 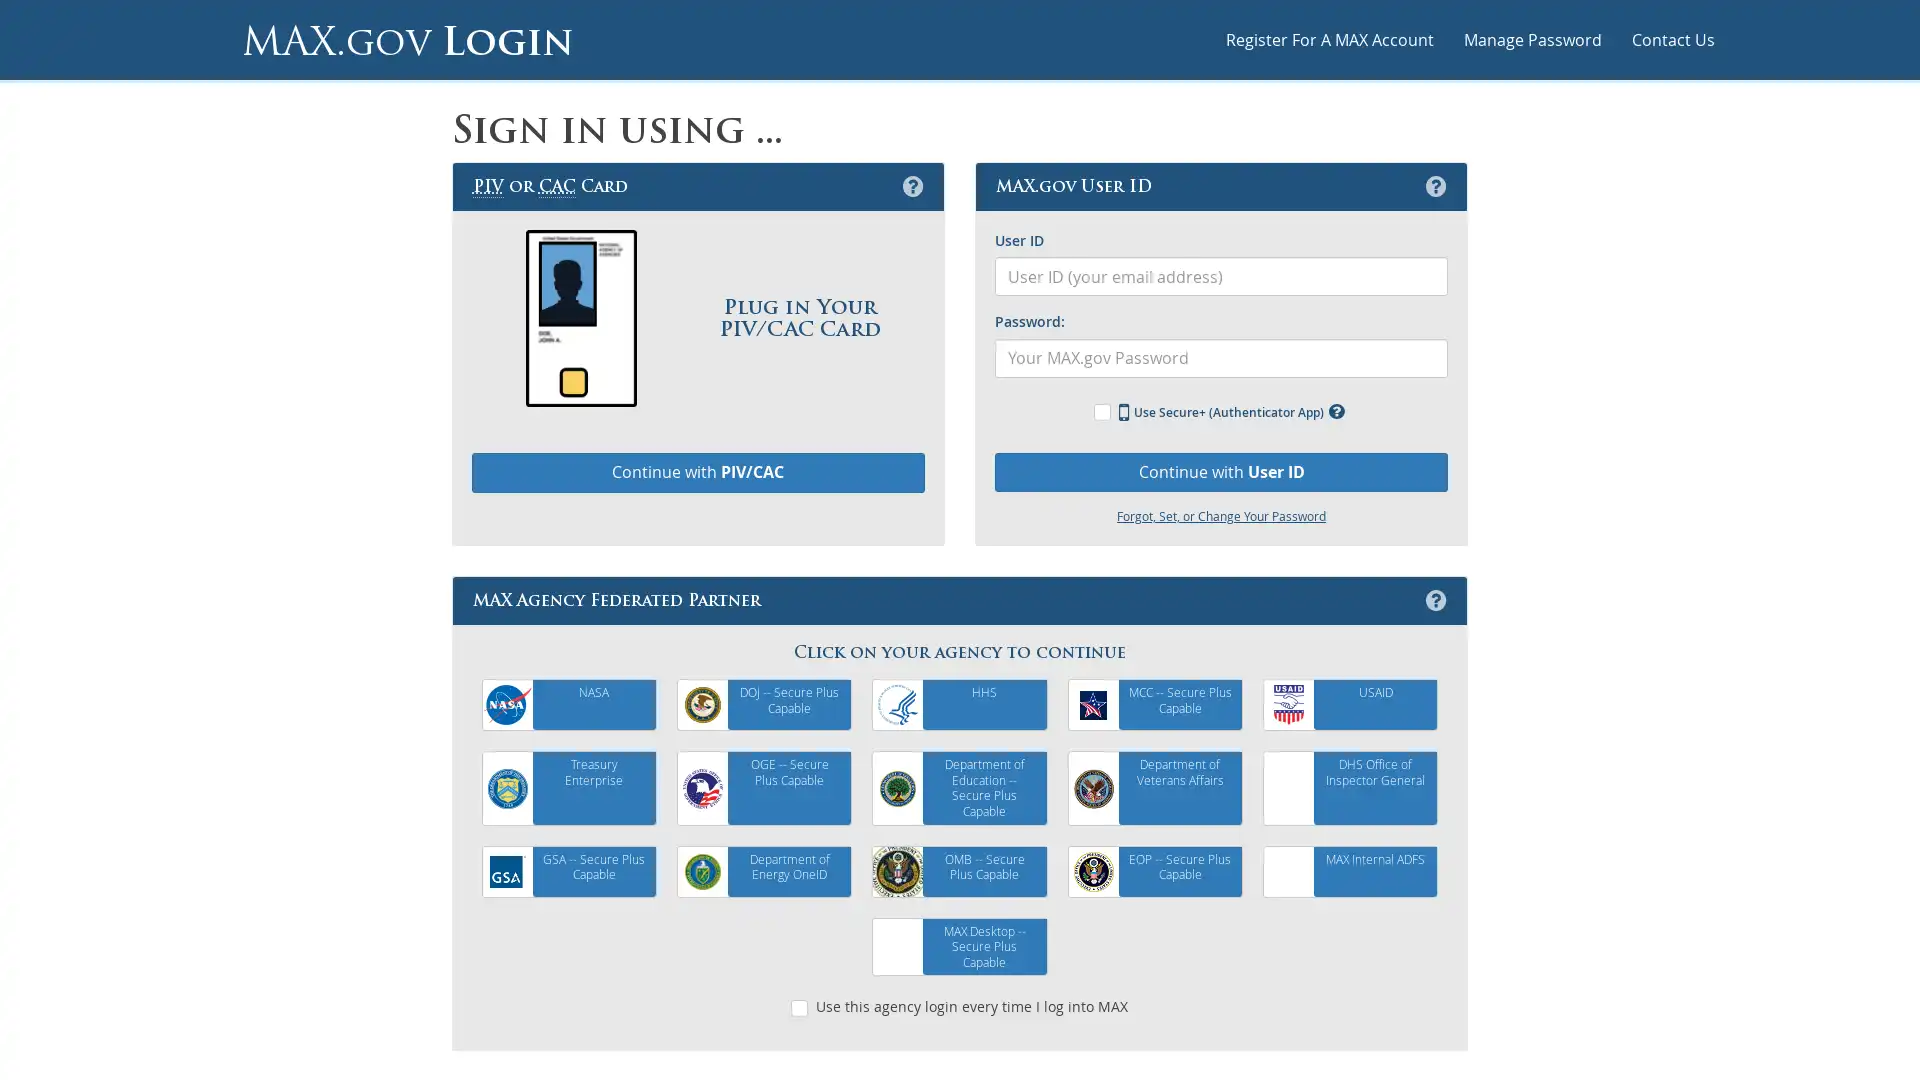 I want to click on Personal Identification Verification or Common Access Card, so click(x=911, y=185).